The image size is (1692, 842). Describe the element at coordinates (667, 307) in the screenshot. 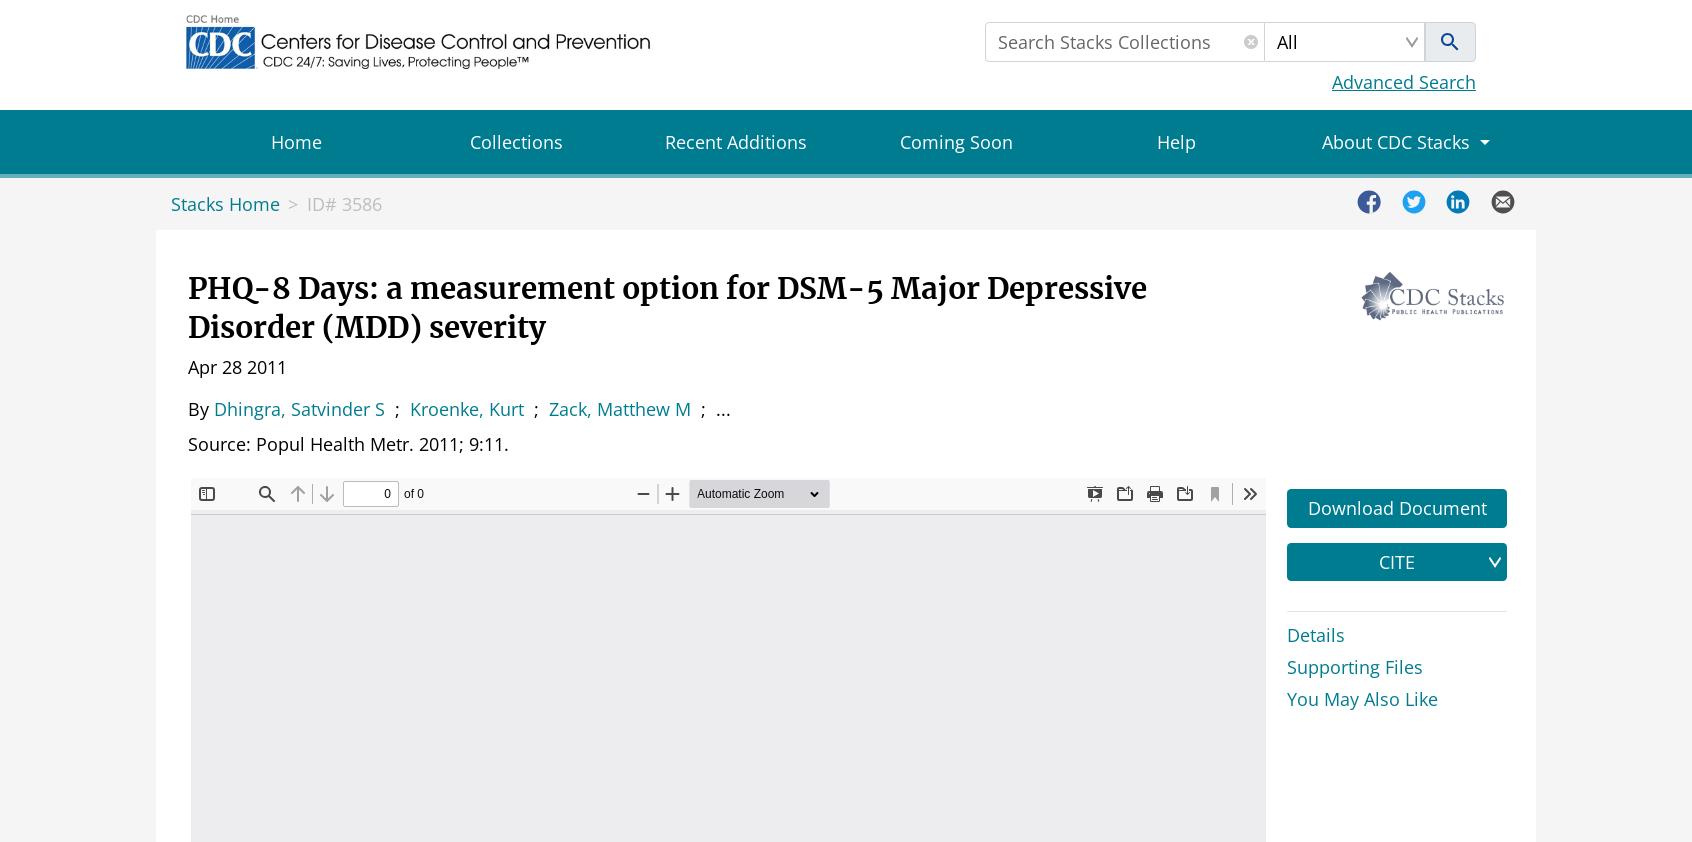

I see `'PHQ-8 Days: a measurement option for DSM-5 Major Depressive Disorder (MDD) severity'` at that location.